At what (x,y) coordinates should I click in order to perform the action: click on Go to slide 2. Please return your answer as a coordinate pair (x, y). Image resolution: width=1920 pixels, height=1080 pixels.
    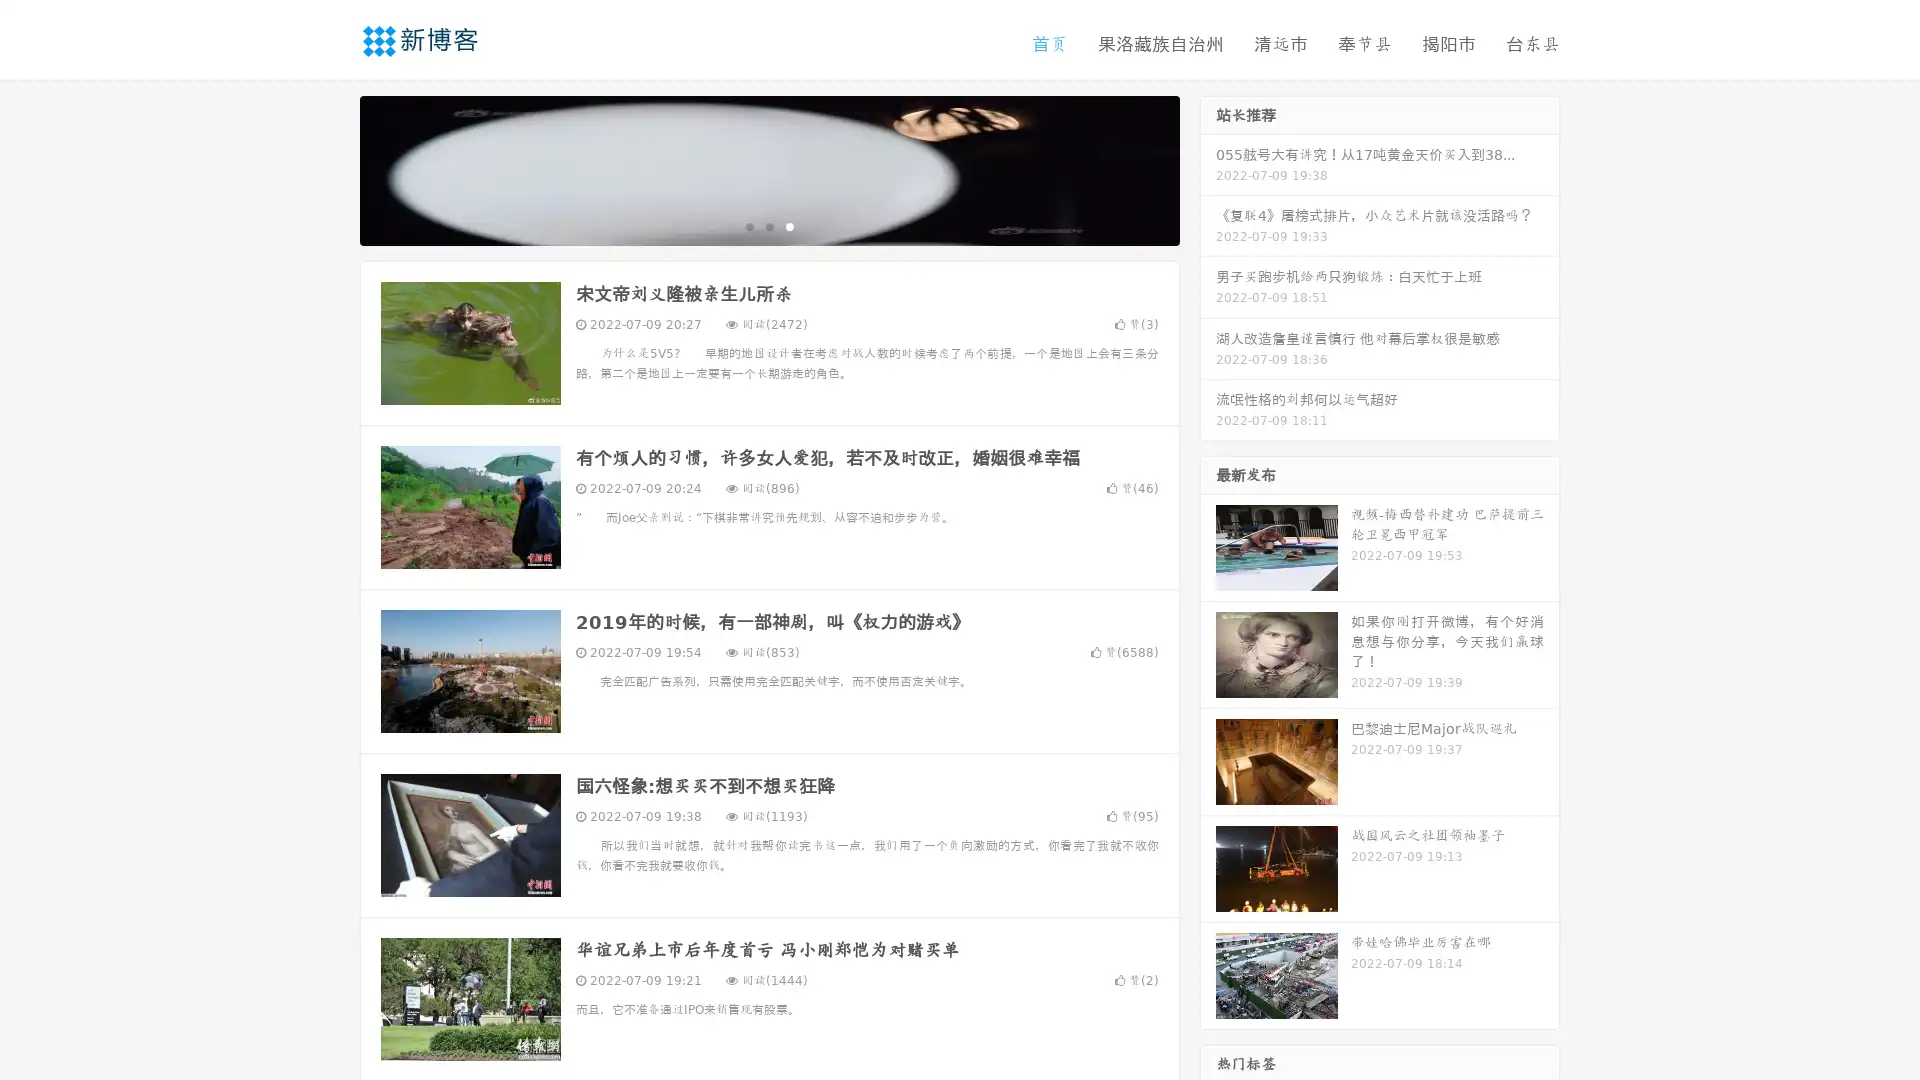
    Looking at the image, I should click on (768, 225).